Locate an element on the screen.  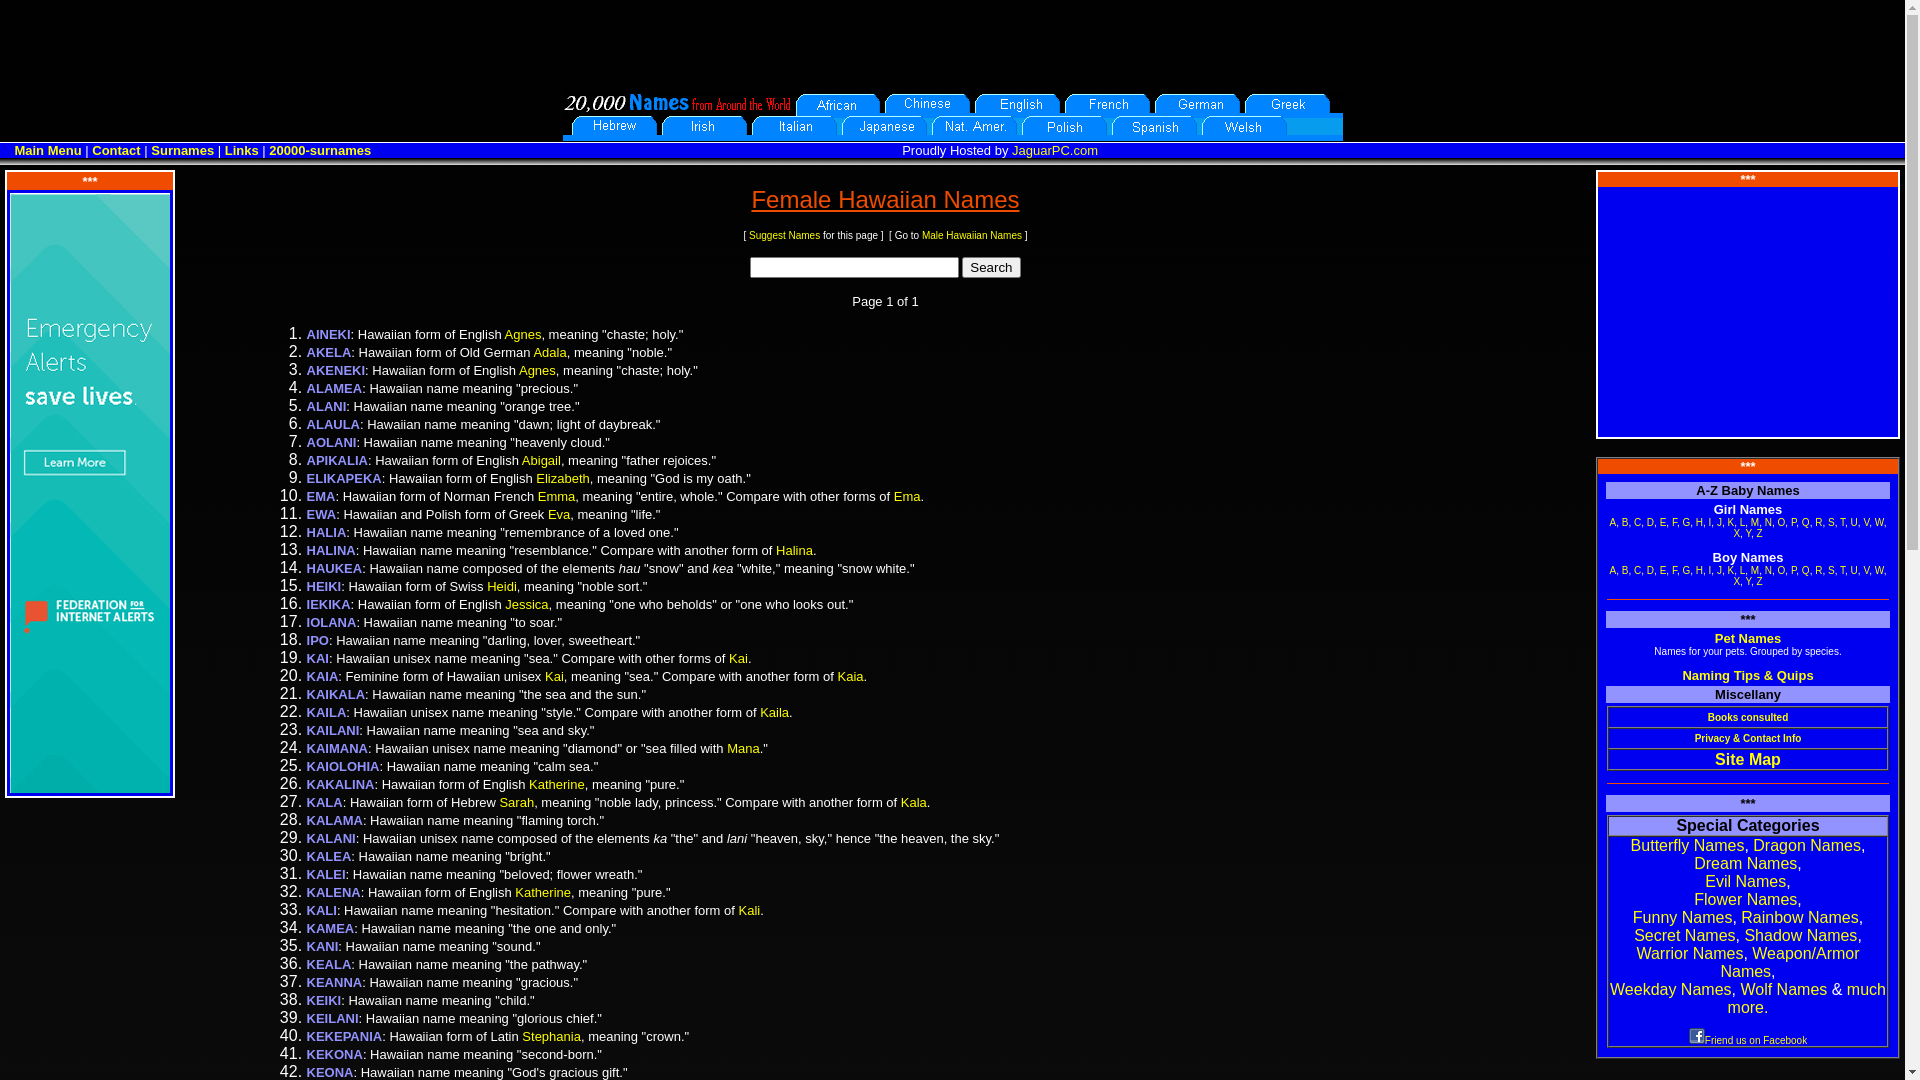
'P' is located at coordinates (1793, 570).